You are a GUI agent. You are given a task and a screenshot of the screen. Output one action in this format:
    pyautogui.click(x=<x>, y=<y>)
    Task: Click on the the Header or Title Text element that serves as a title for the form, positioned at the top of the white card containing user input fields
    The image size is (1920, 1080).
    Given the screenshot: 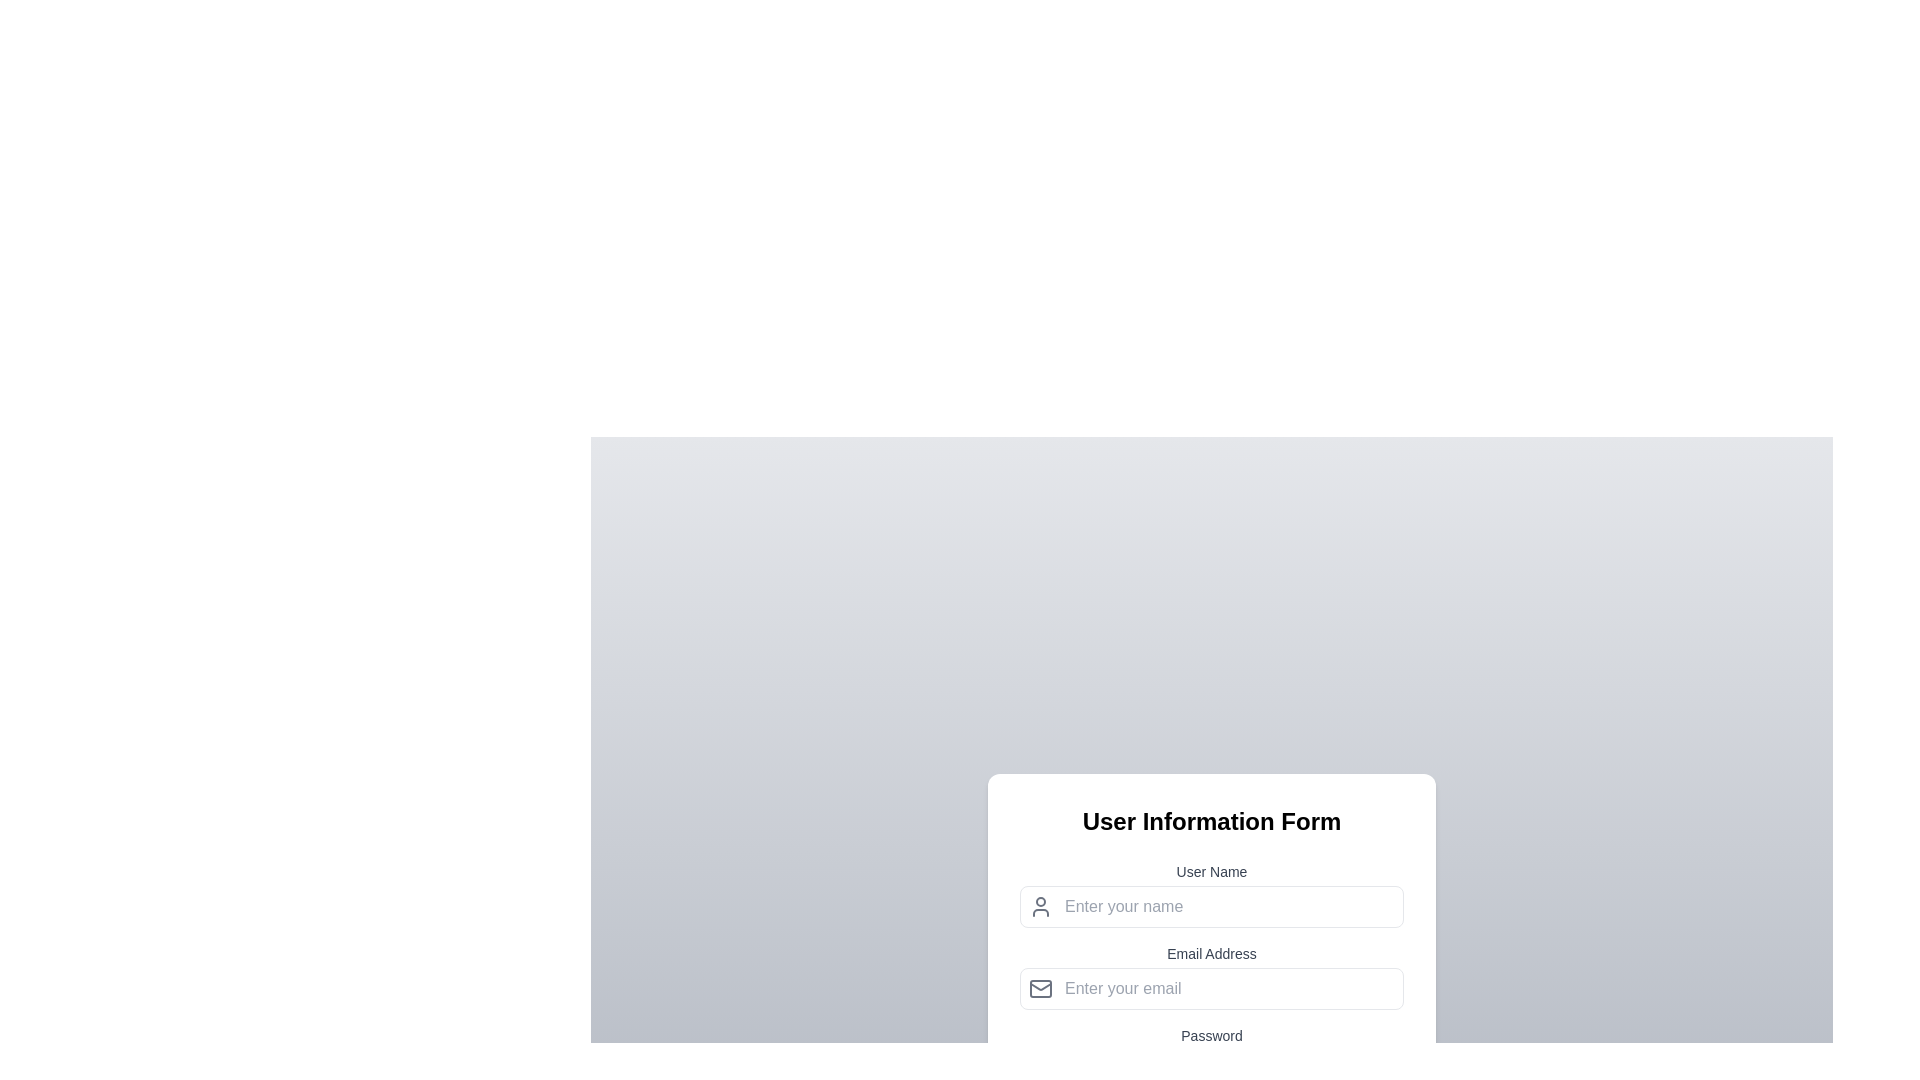 What is the action you would take?
    pyautogui.click(x=1210, y=821)
    